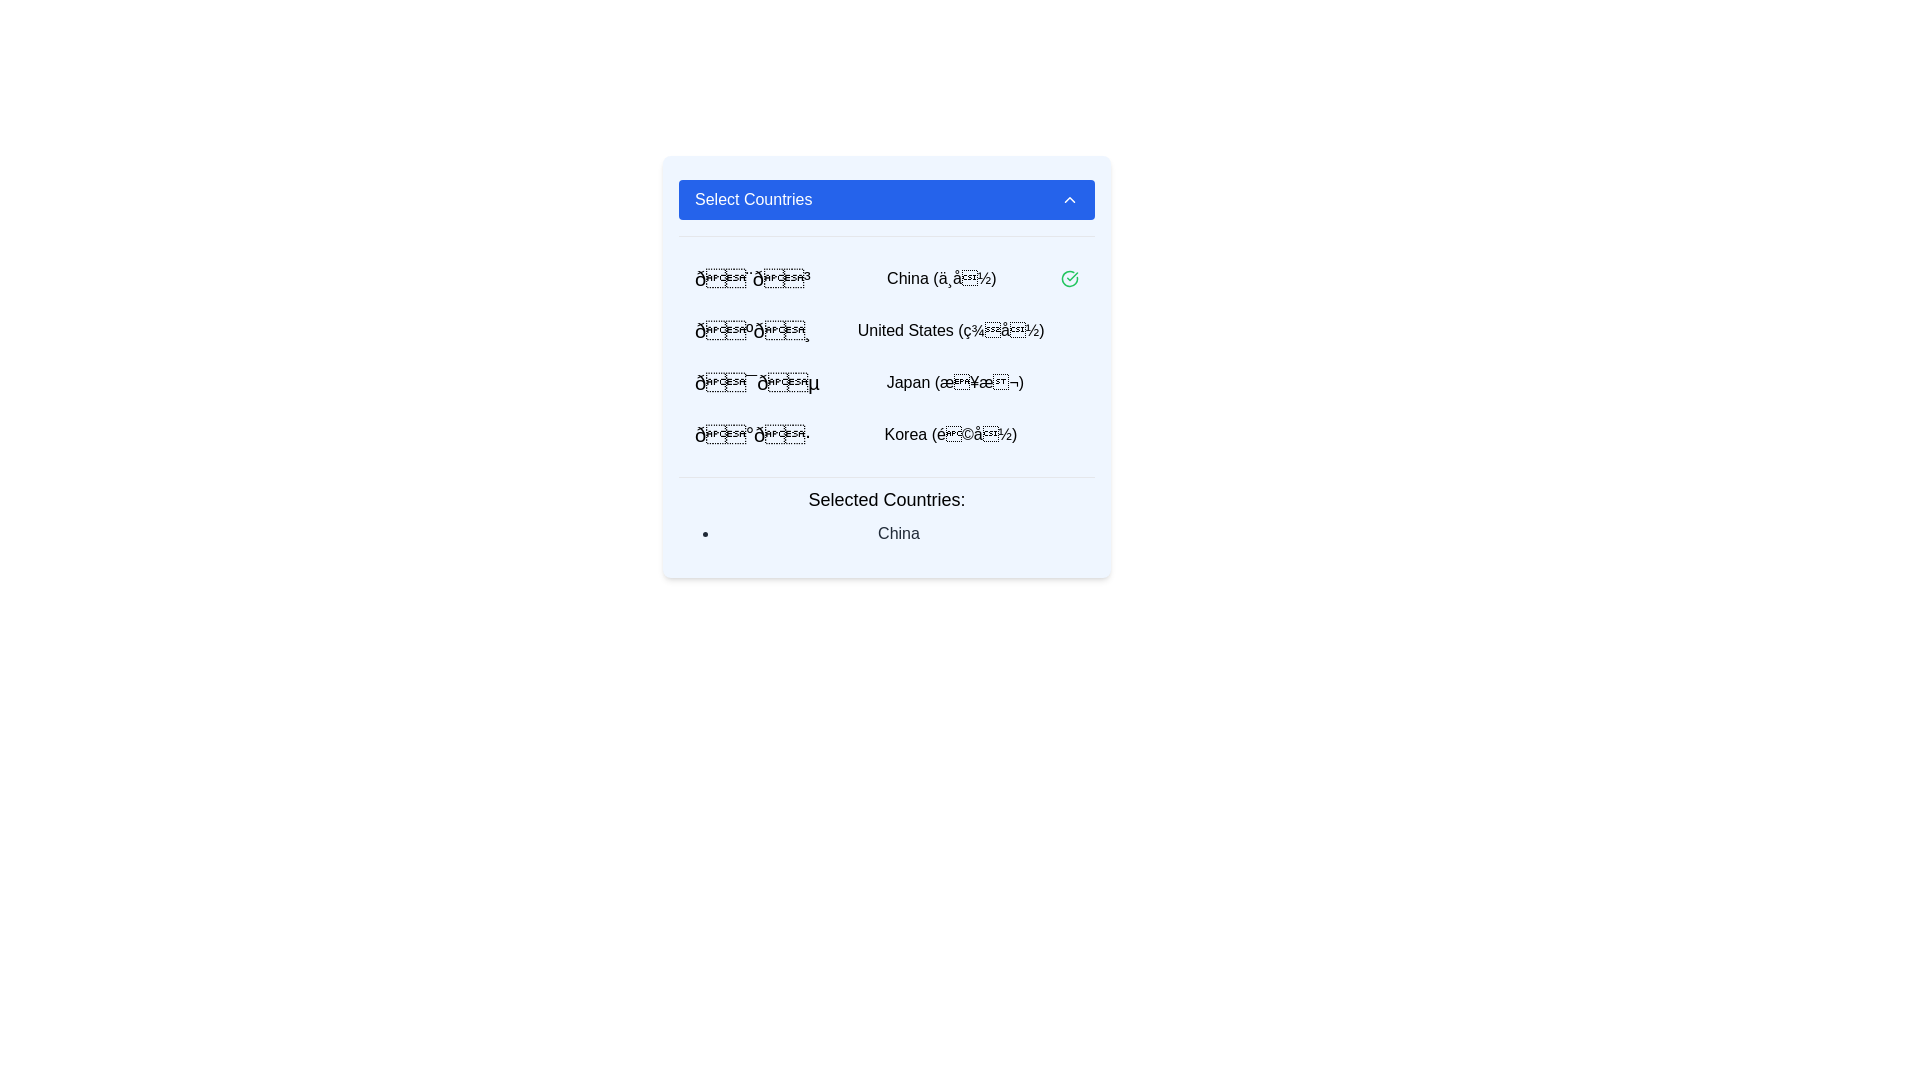 Image resolution: width=1920 pixels, height=1080 pixels. What do you see at coordinates (954, 382) in the screenshot?
I see `the text label 'Japan (日本)' in the dropdown menu` at bounding box center [954, 382].